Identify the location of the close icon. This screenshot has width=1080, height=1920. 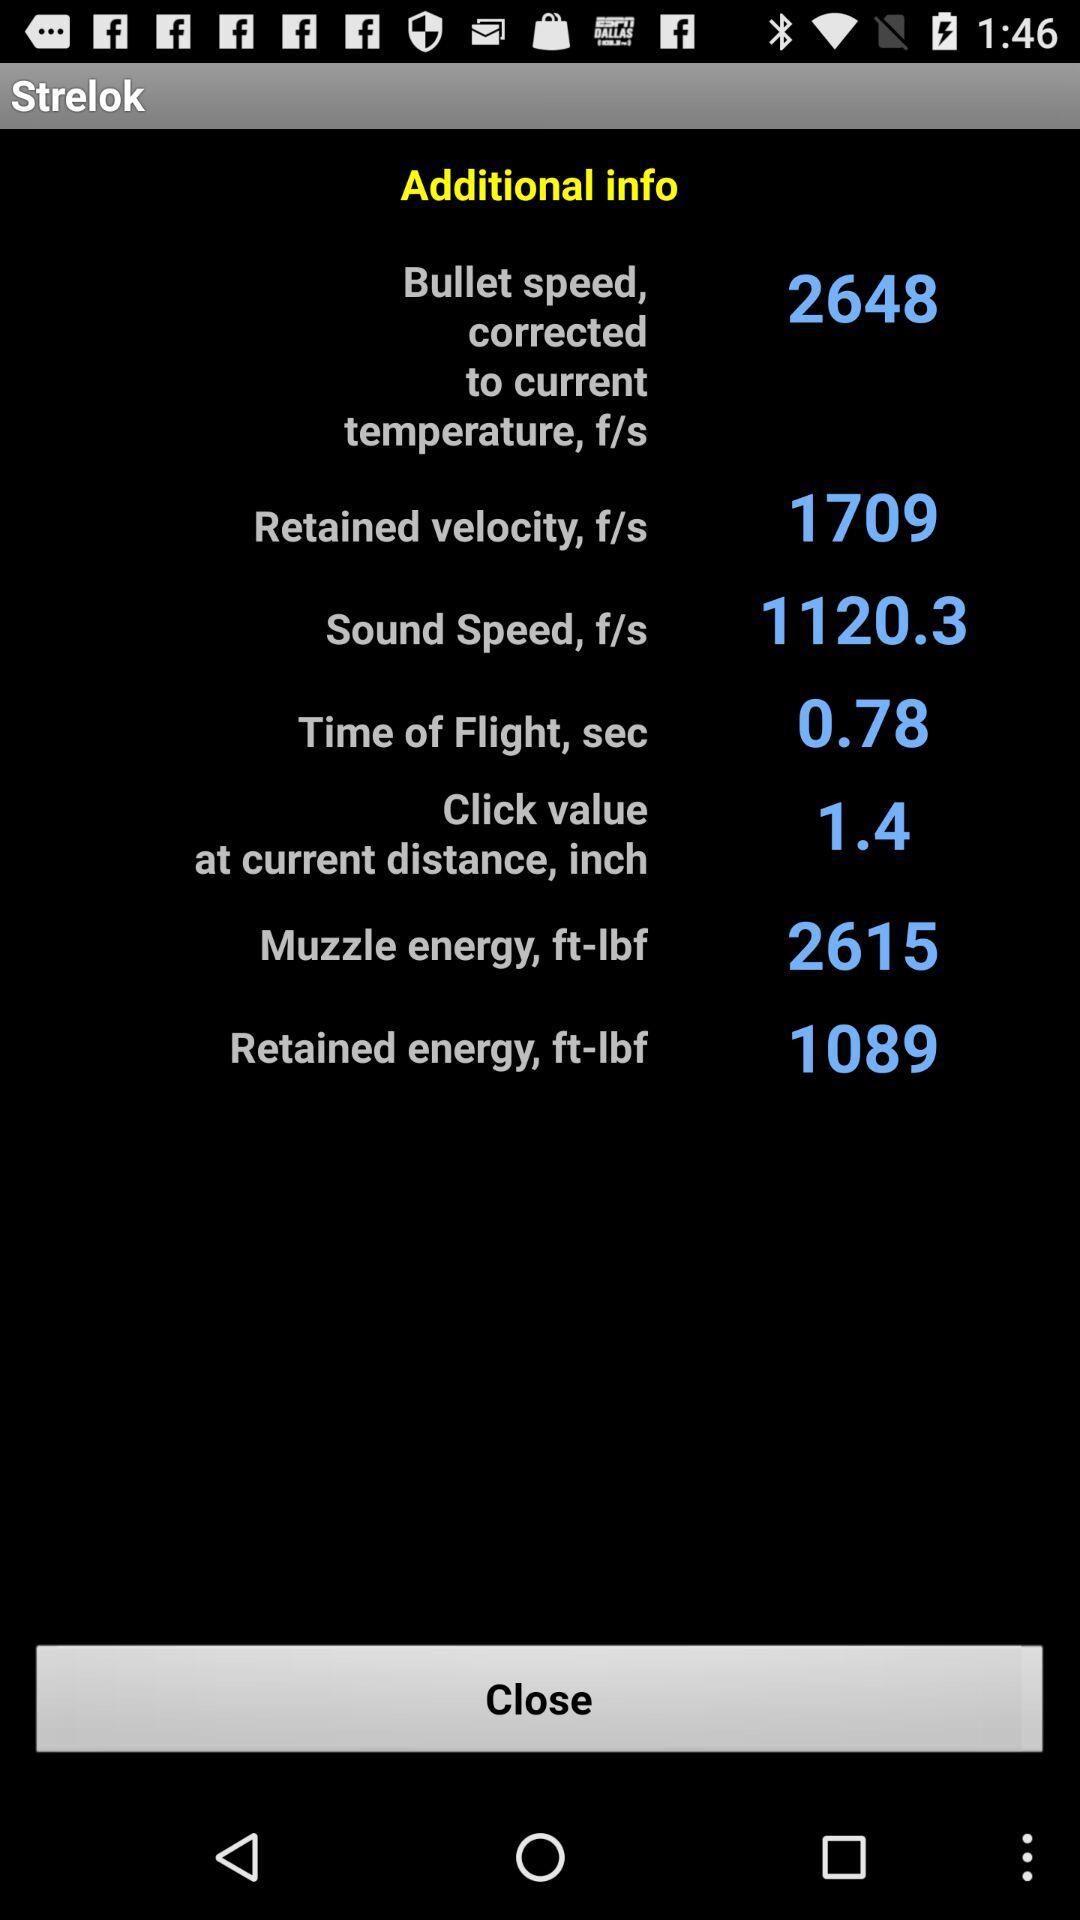
(540, 1703).